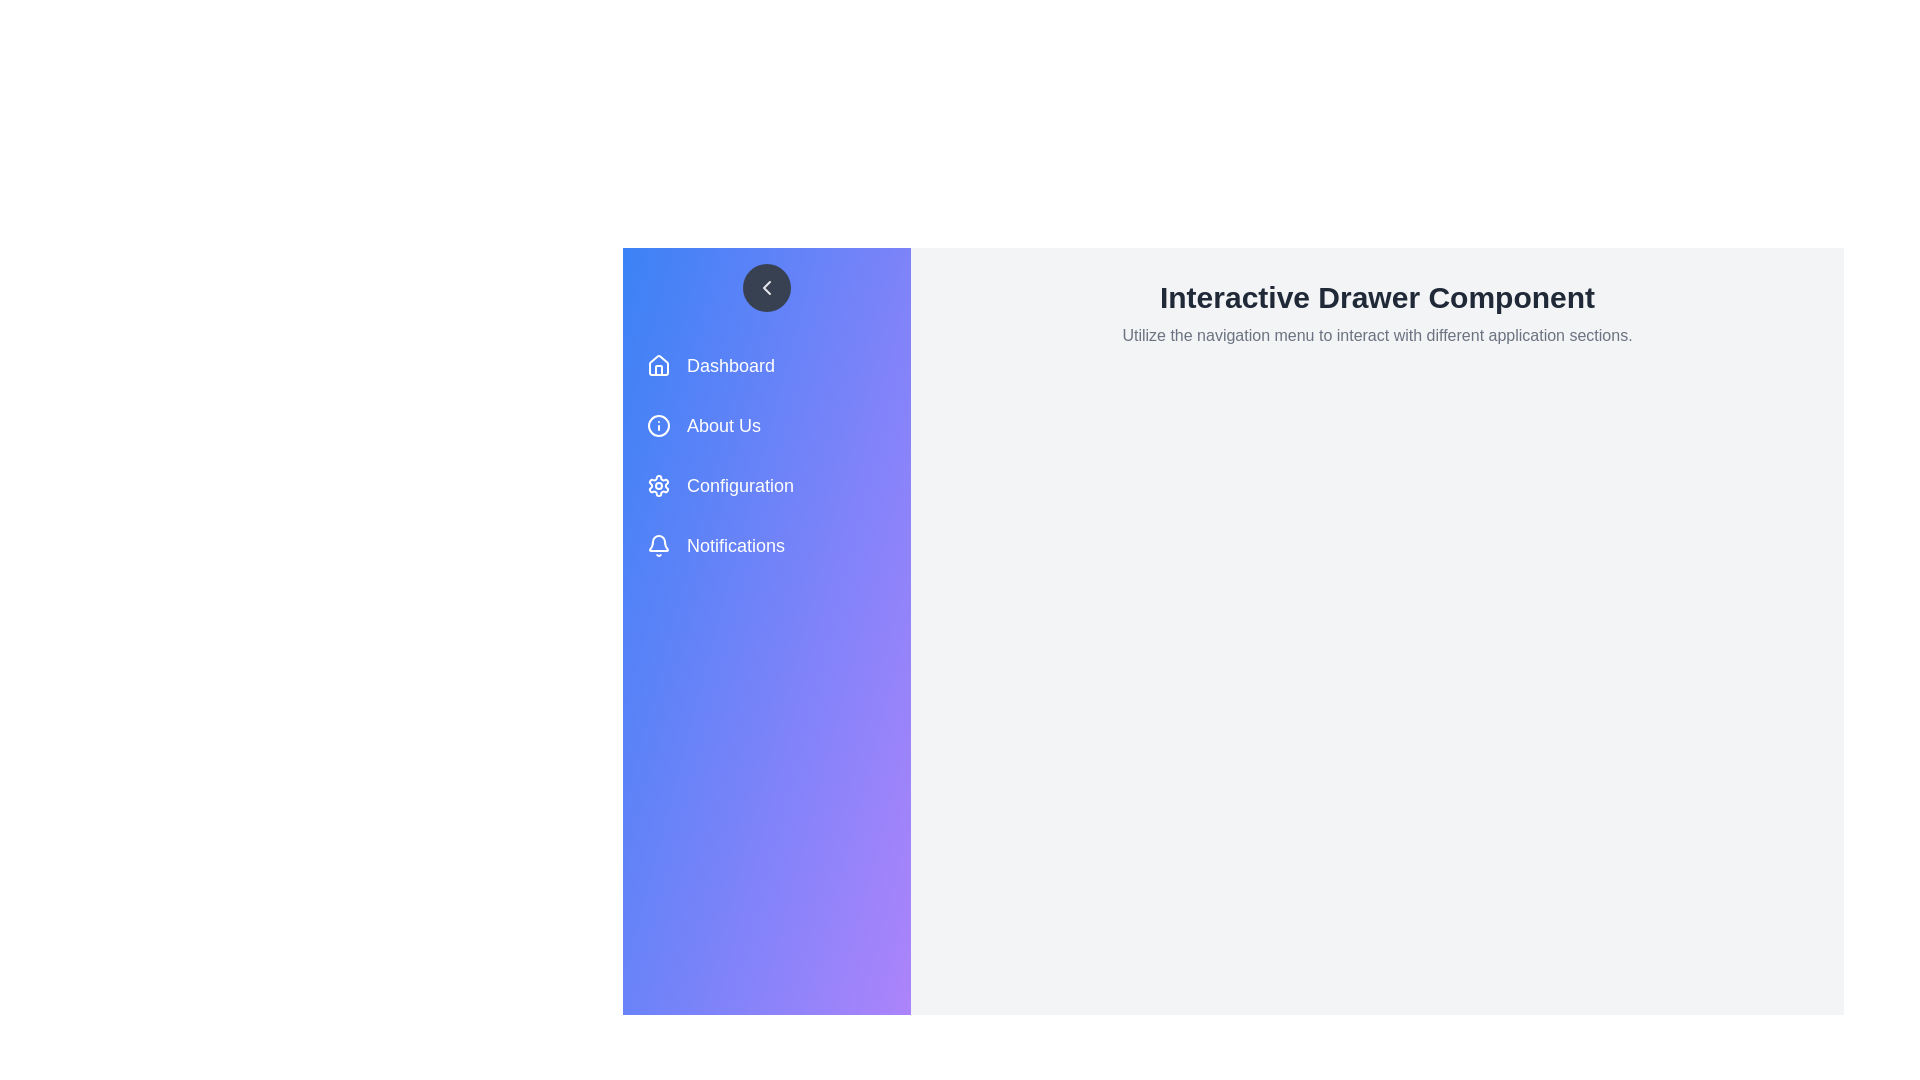  Describe the element at coordinates (734, 546) in the screenshot. I see `the 'Notifications' text in the vertical navigation menu` at that location.